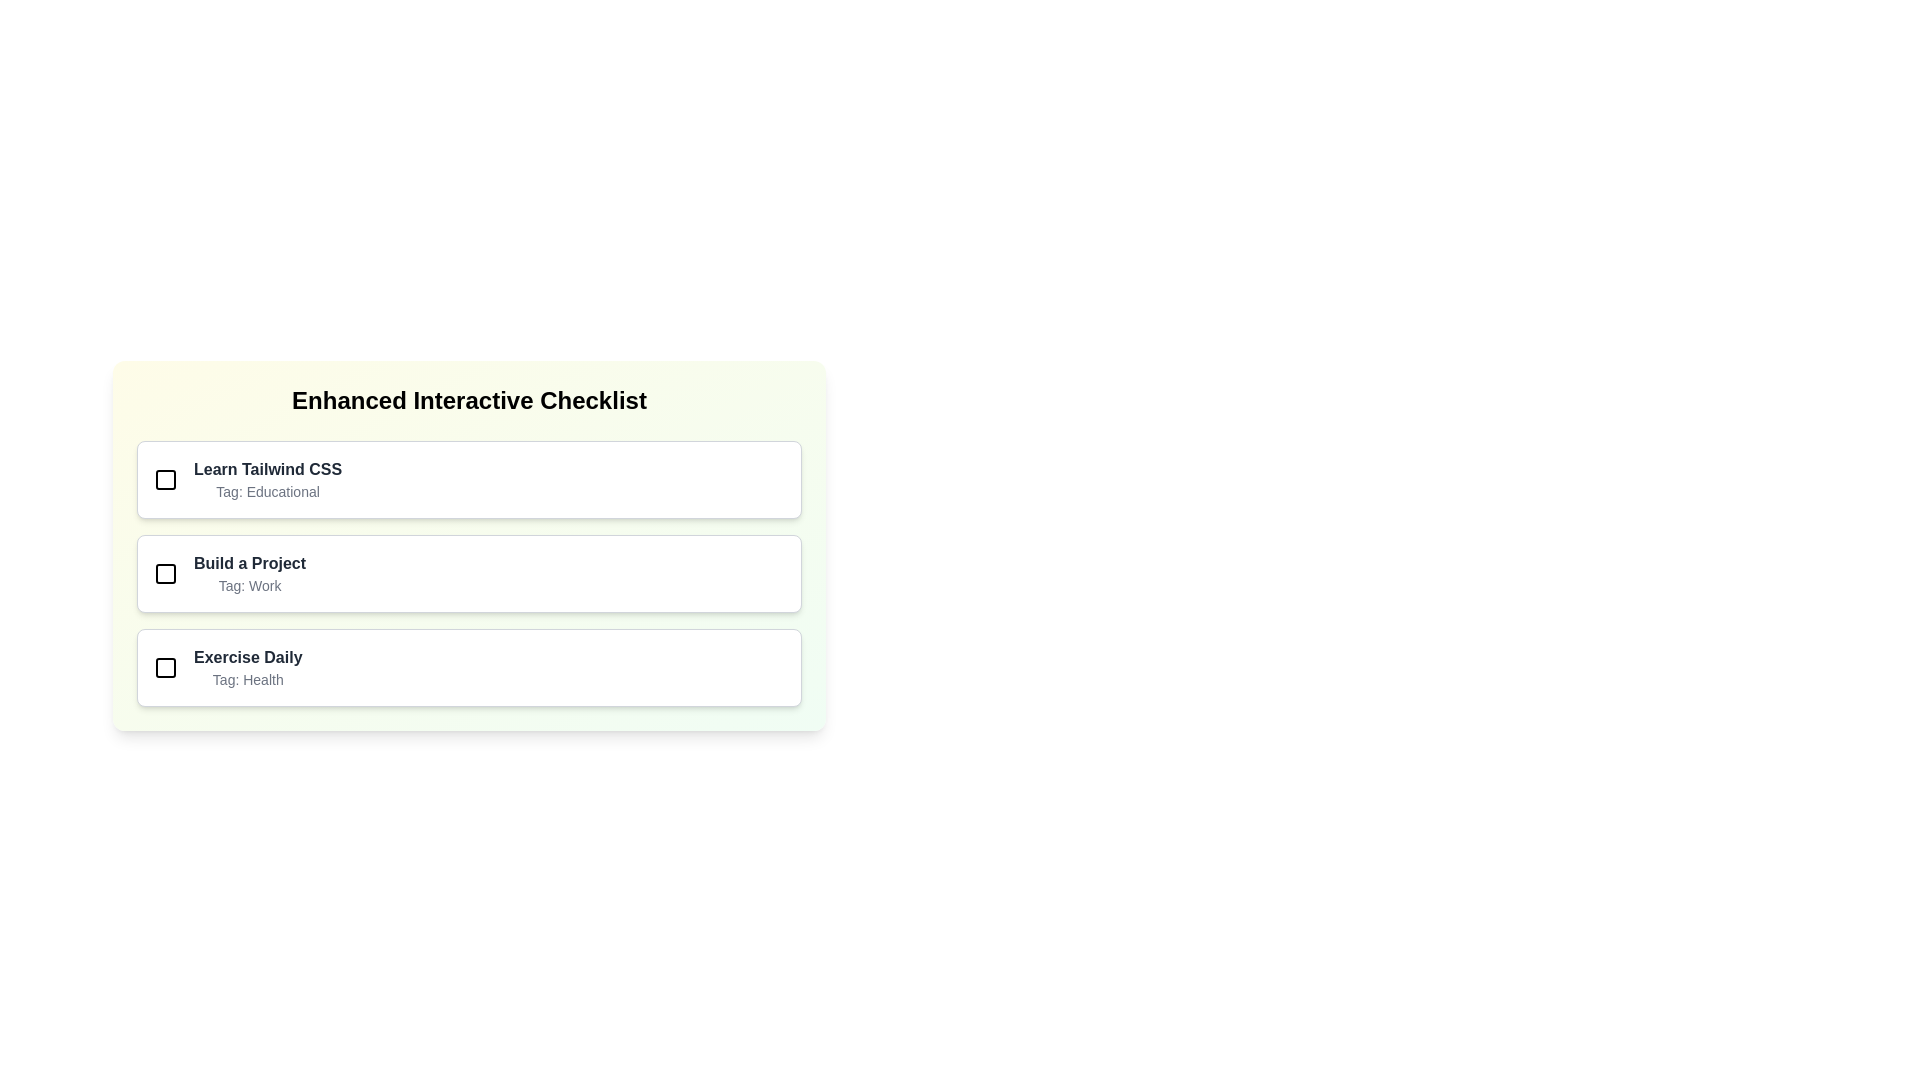 The width and height of the screenshot is (1920, 1080). Describe the element at coordinates (468, 401) in the screenshot. I see `the header element of the checklist interface` at that location.